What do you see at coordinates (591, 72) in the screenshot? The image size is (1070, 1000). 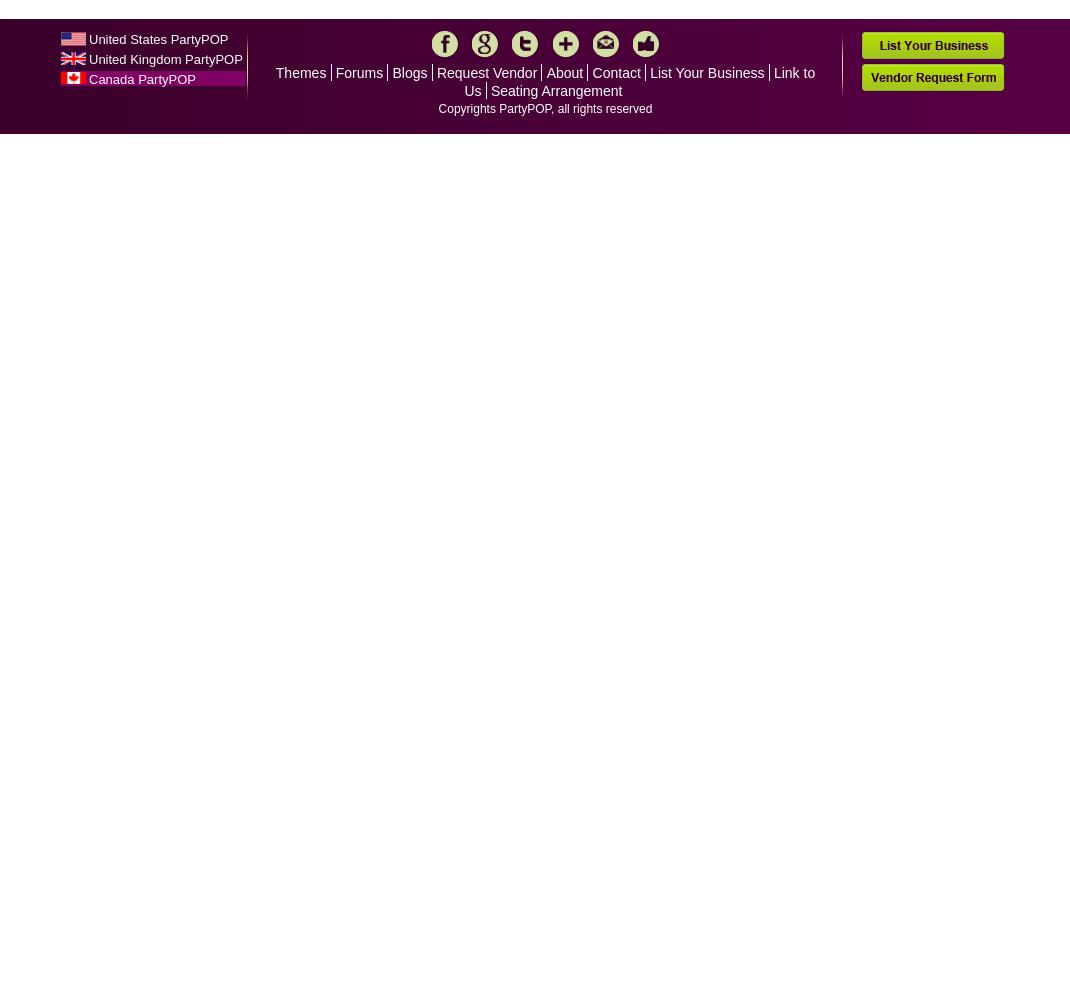 I see `'Contact'` at bounding box center [591, 72].